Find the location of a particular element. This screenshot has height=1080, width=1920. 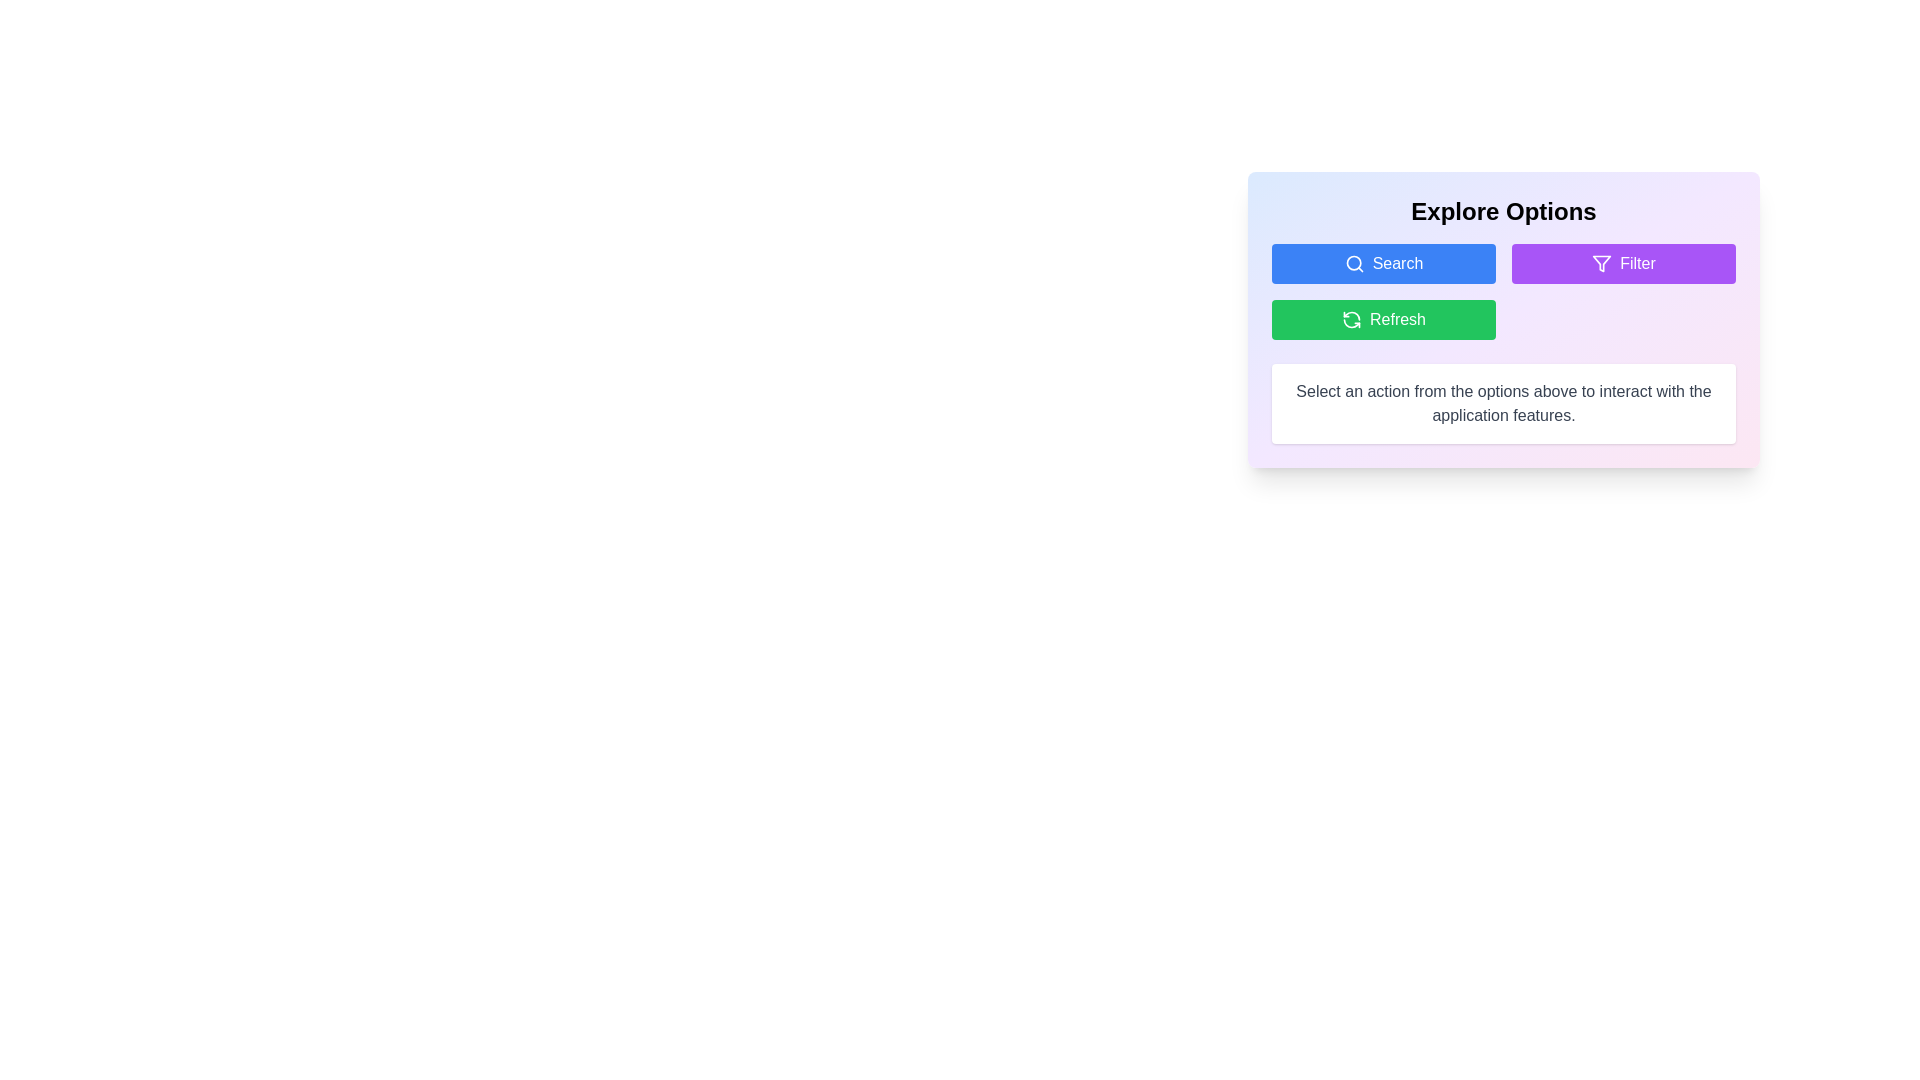

the prominent header text 'Explore Options' which is styled in bold and large font, located at the top of a gradient background card is located at coordinates (1503, 212).